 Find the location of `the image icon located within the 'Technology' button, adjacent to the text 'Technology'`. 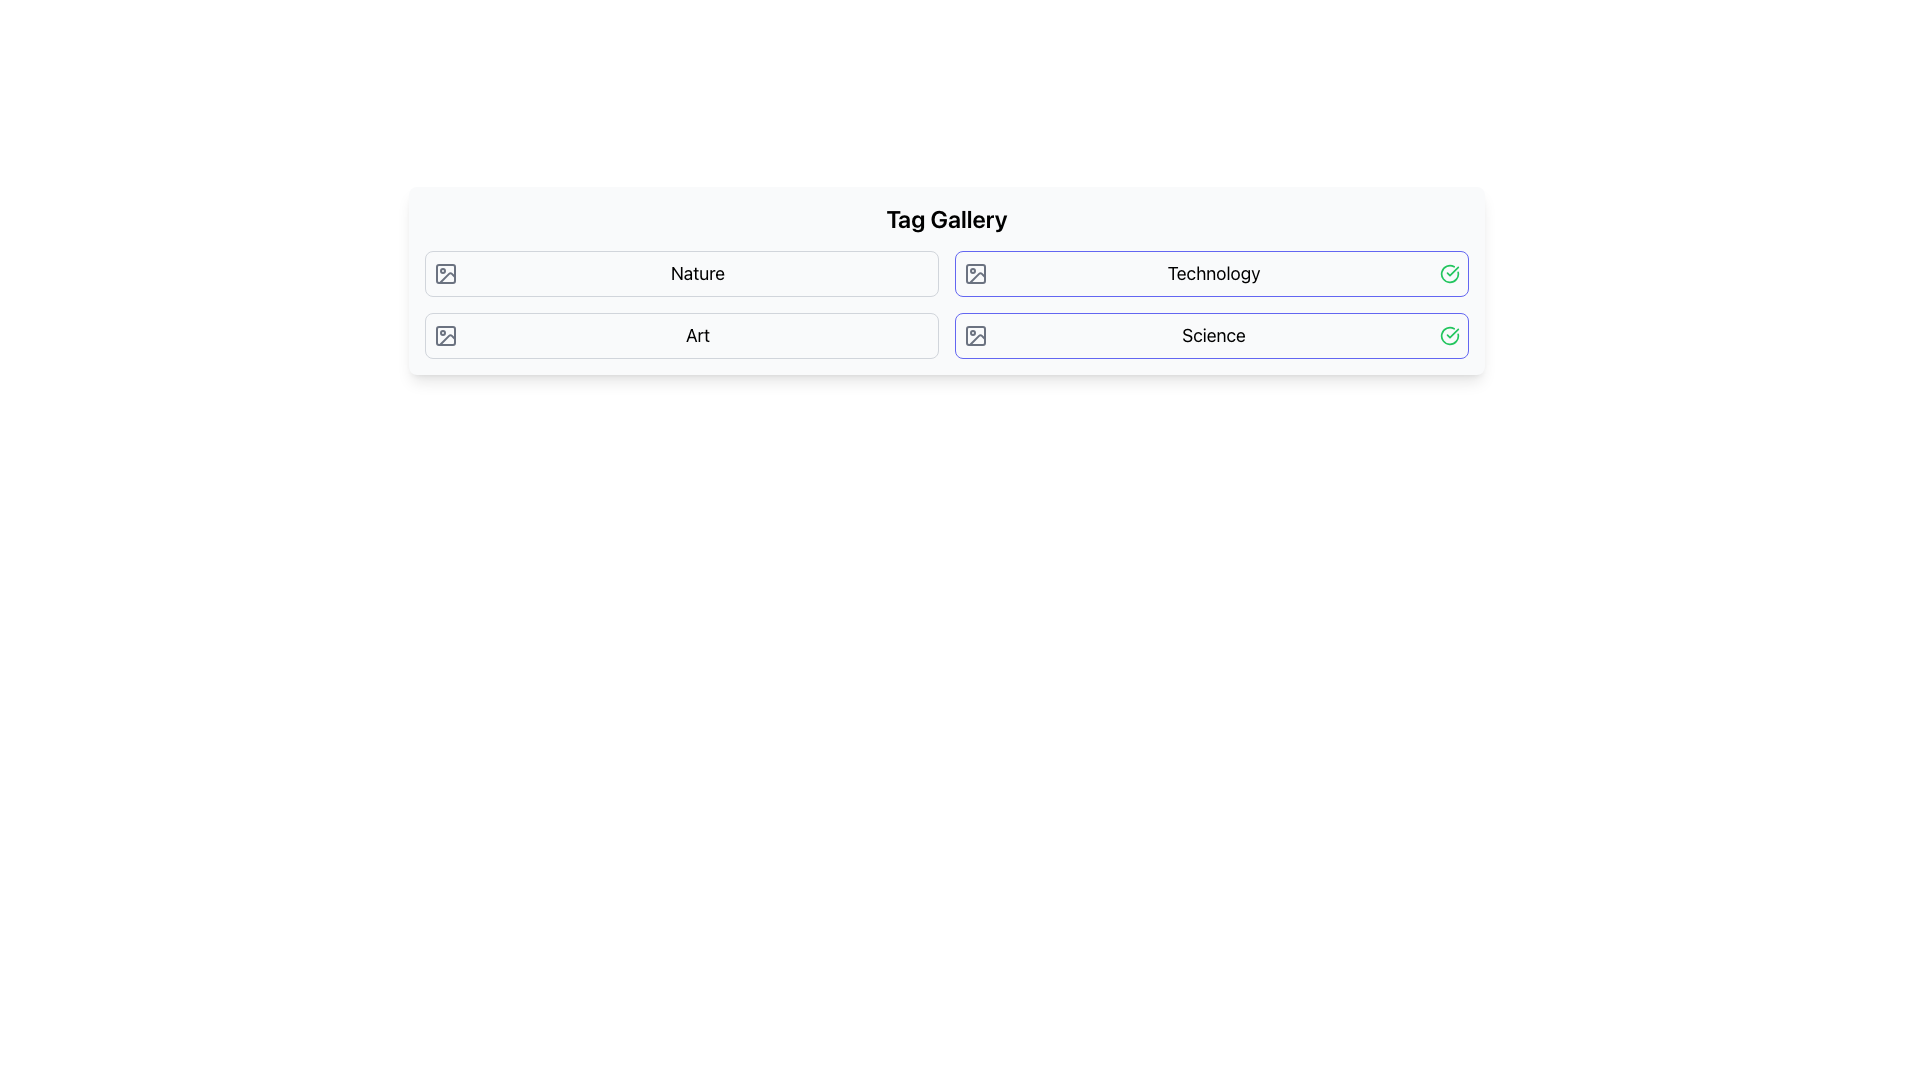

the image icon located within the 'Technology' button, adjacent to the text 'Technology' is located at coordinates (975, 273).